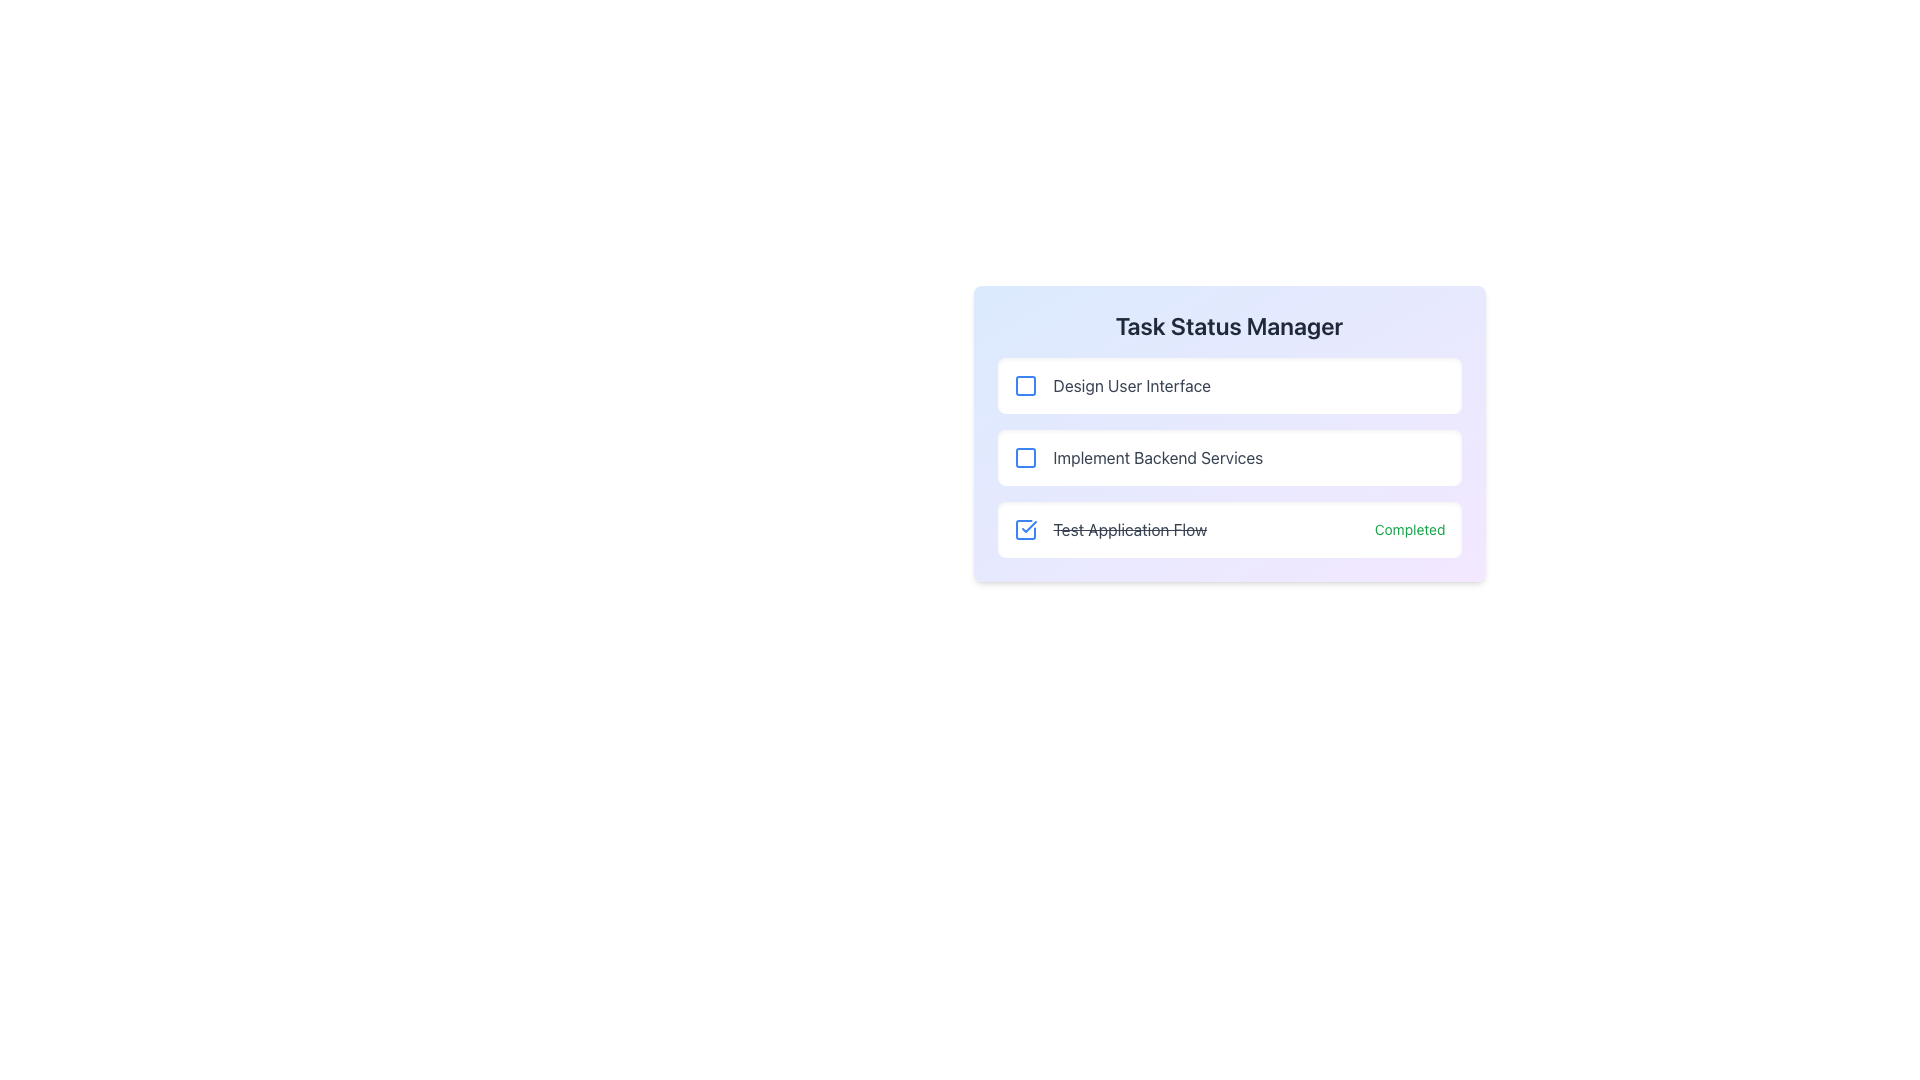 The height and width of the screenshot is (1080, 1920). I want to click on the text label indicating 'Test Application Flow', which is marked as completed, so click(1130, 528).